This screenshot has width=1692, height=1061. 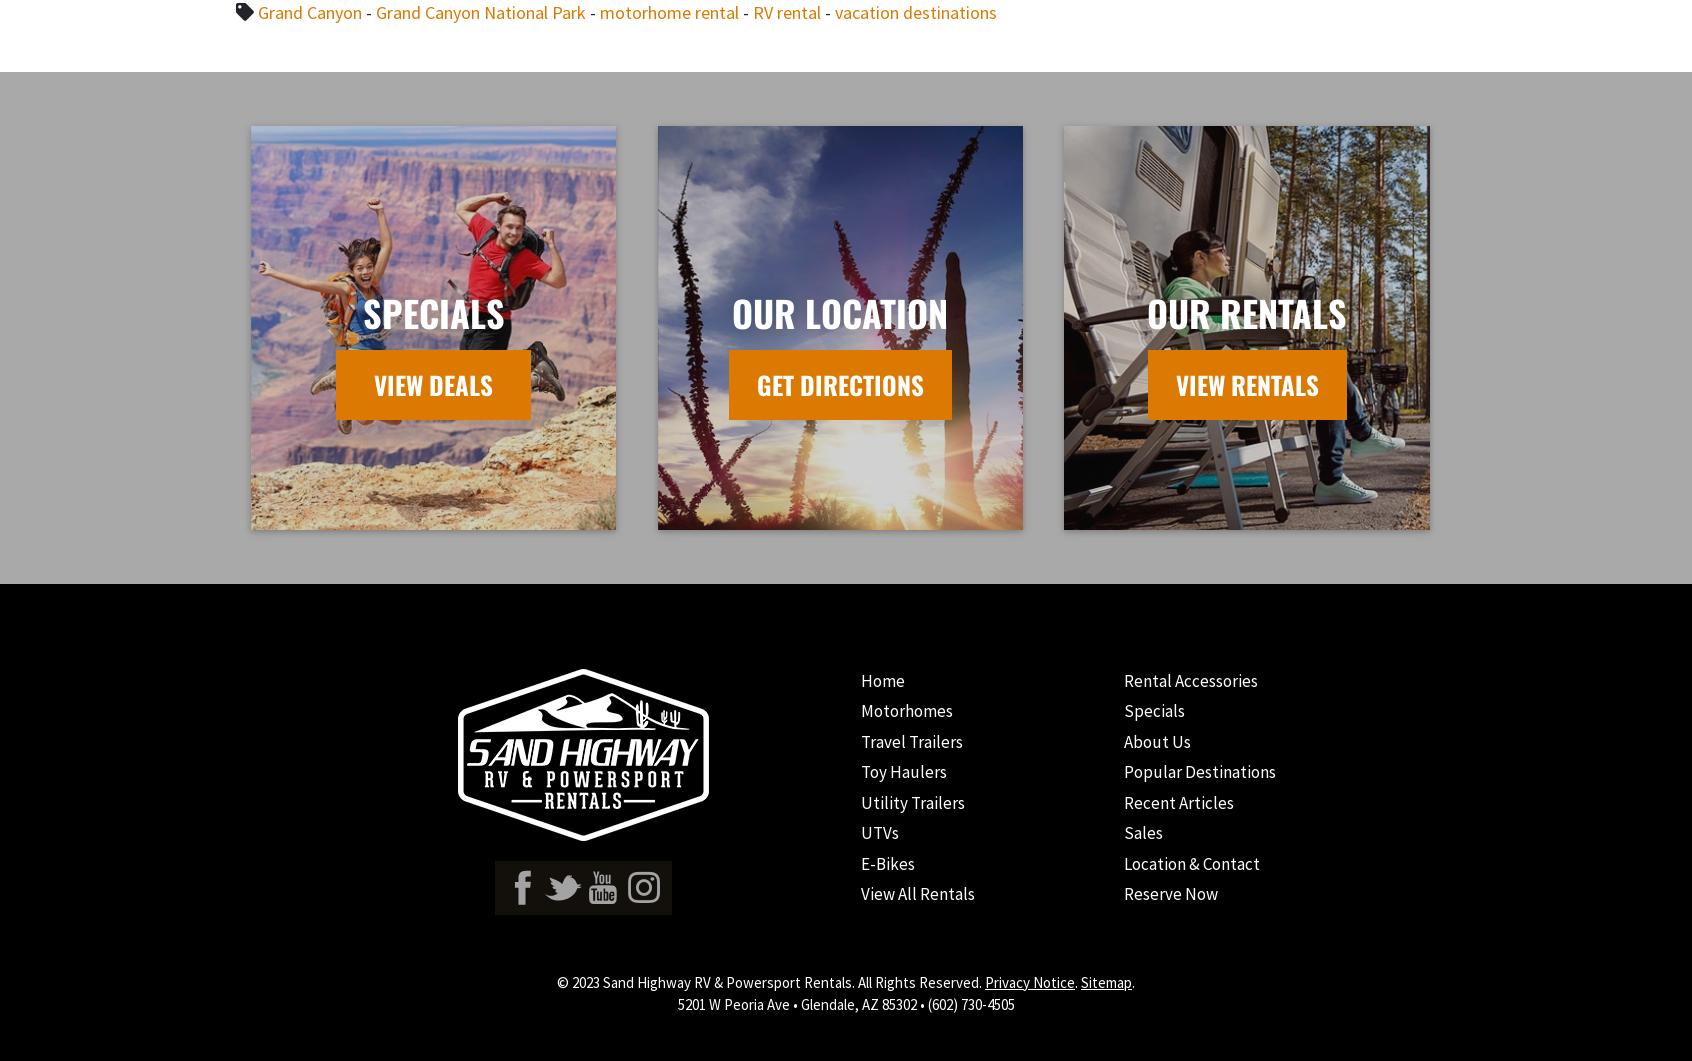 What do you see at coordinates (915, 11) in the screenshot?
I see `'vacation destinations'` at bounding box center [915, 11].